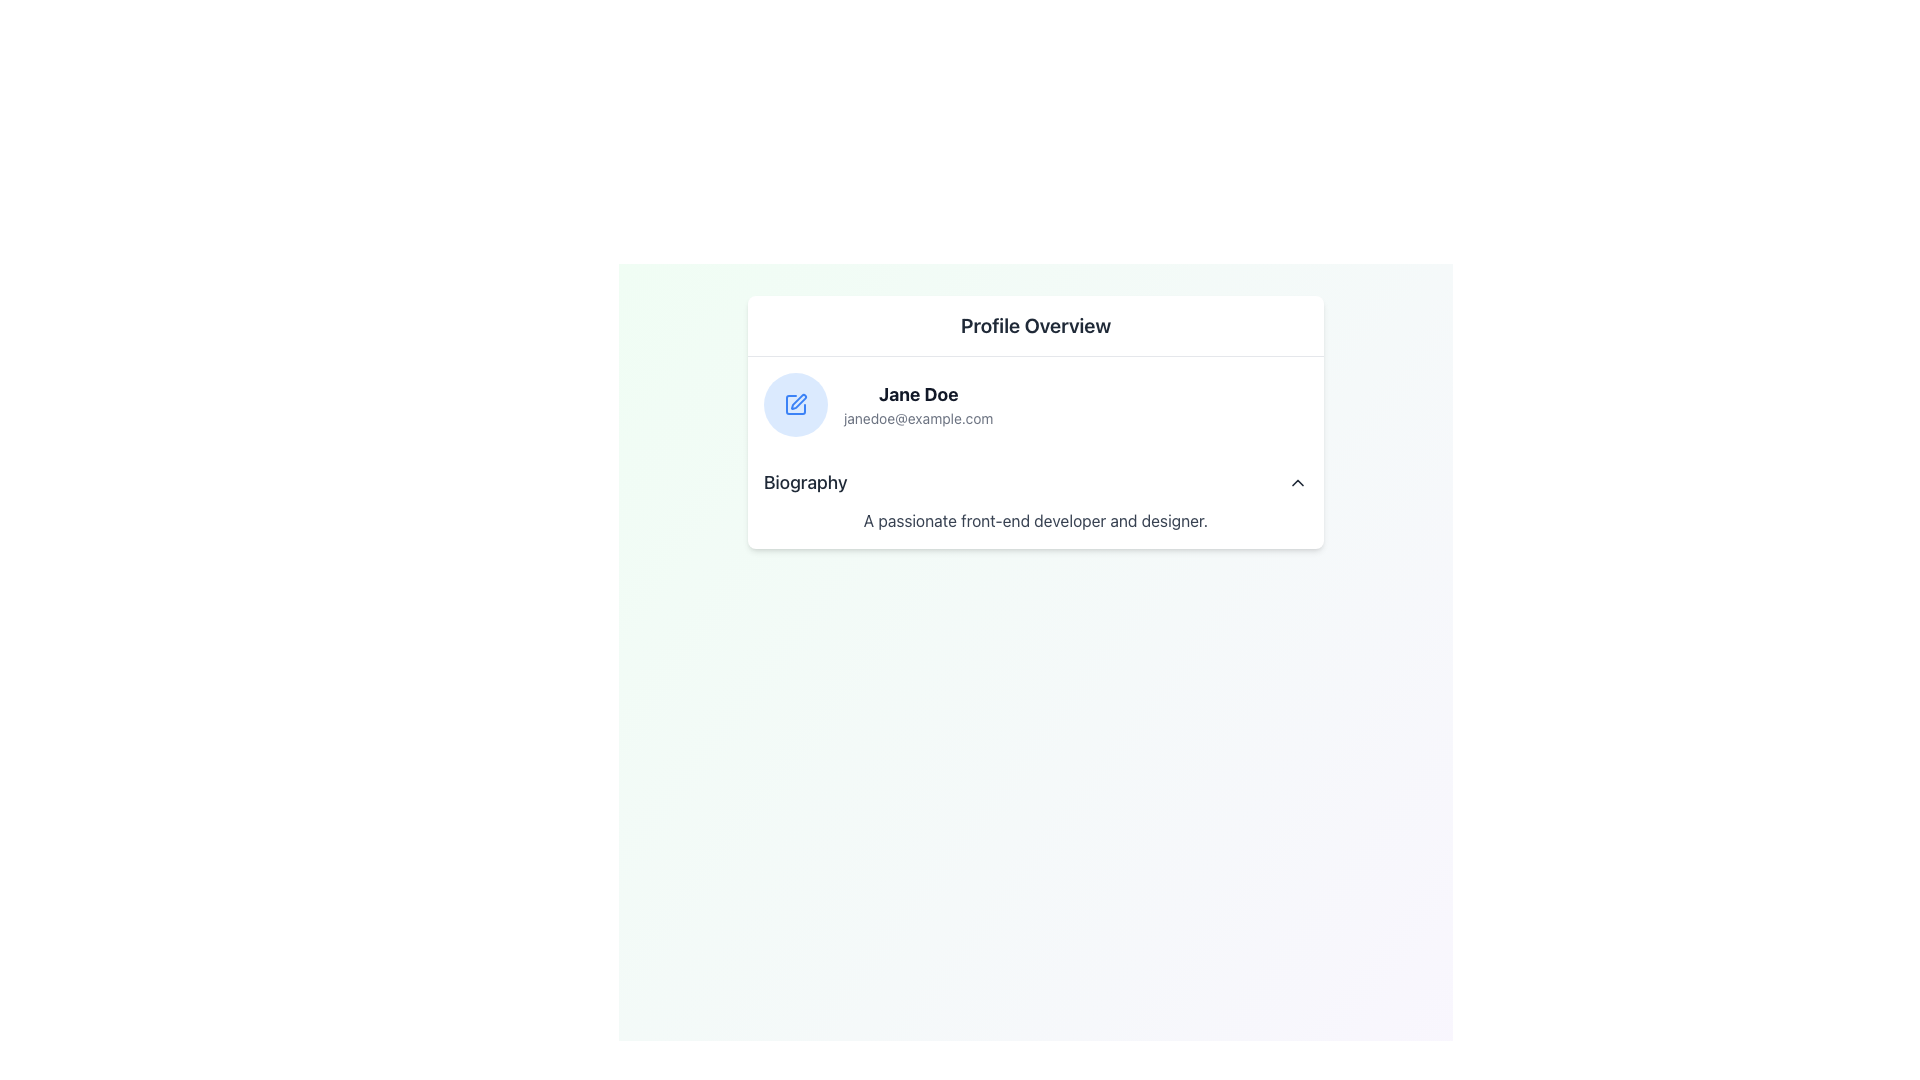 The image size is (1920, 1080). I want to click on the 'Biography' text label, which is a bold, black font located on the left side of the horizontal section at the top of the 'Biography' section, so click(805, 482).